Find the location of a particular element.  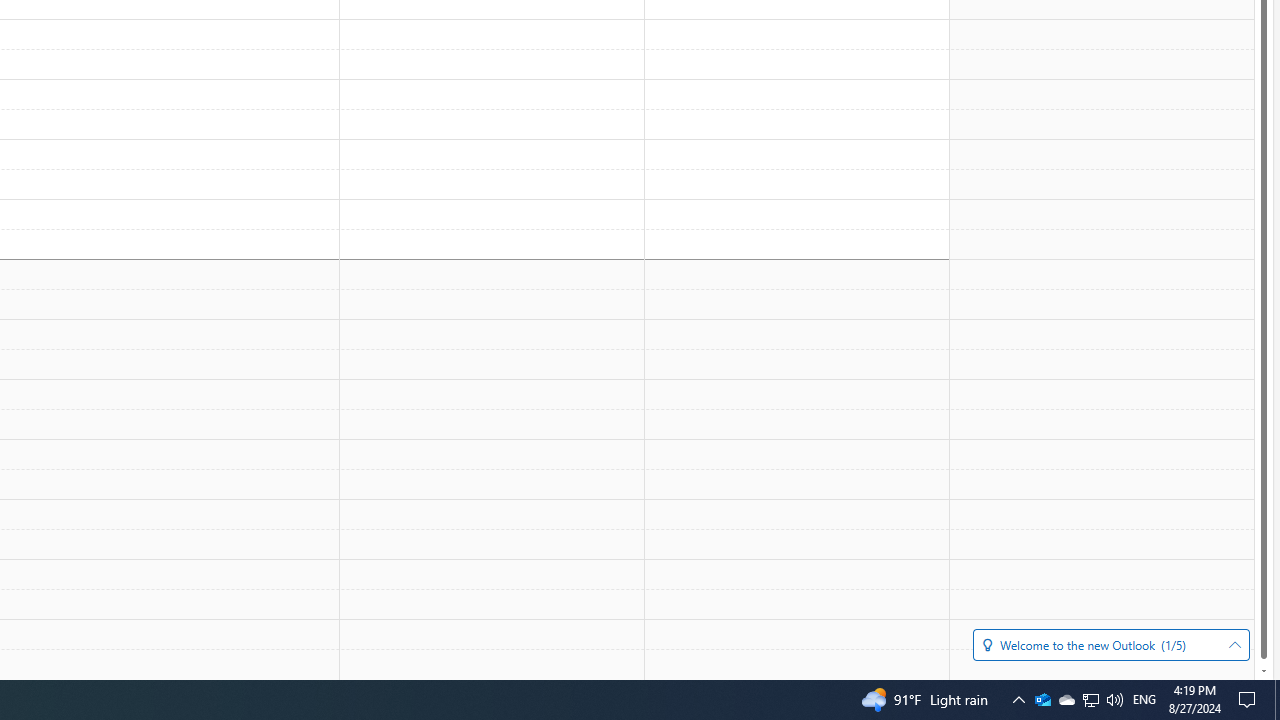

'System Promoted Notification Area' is located at coordinates (1041, 698).